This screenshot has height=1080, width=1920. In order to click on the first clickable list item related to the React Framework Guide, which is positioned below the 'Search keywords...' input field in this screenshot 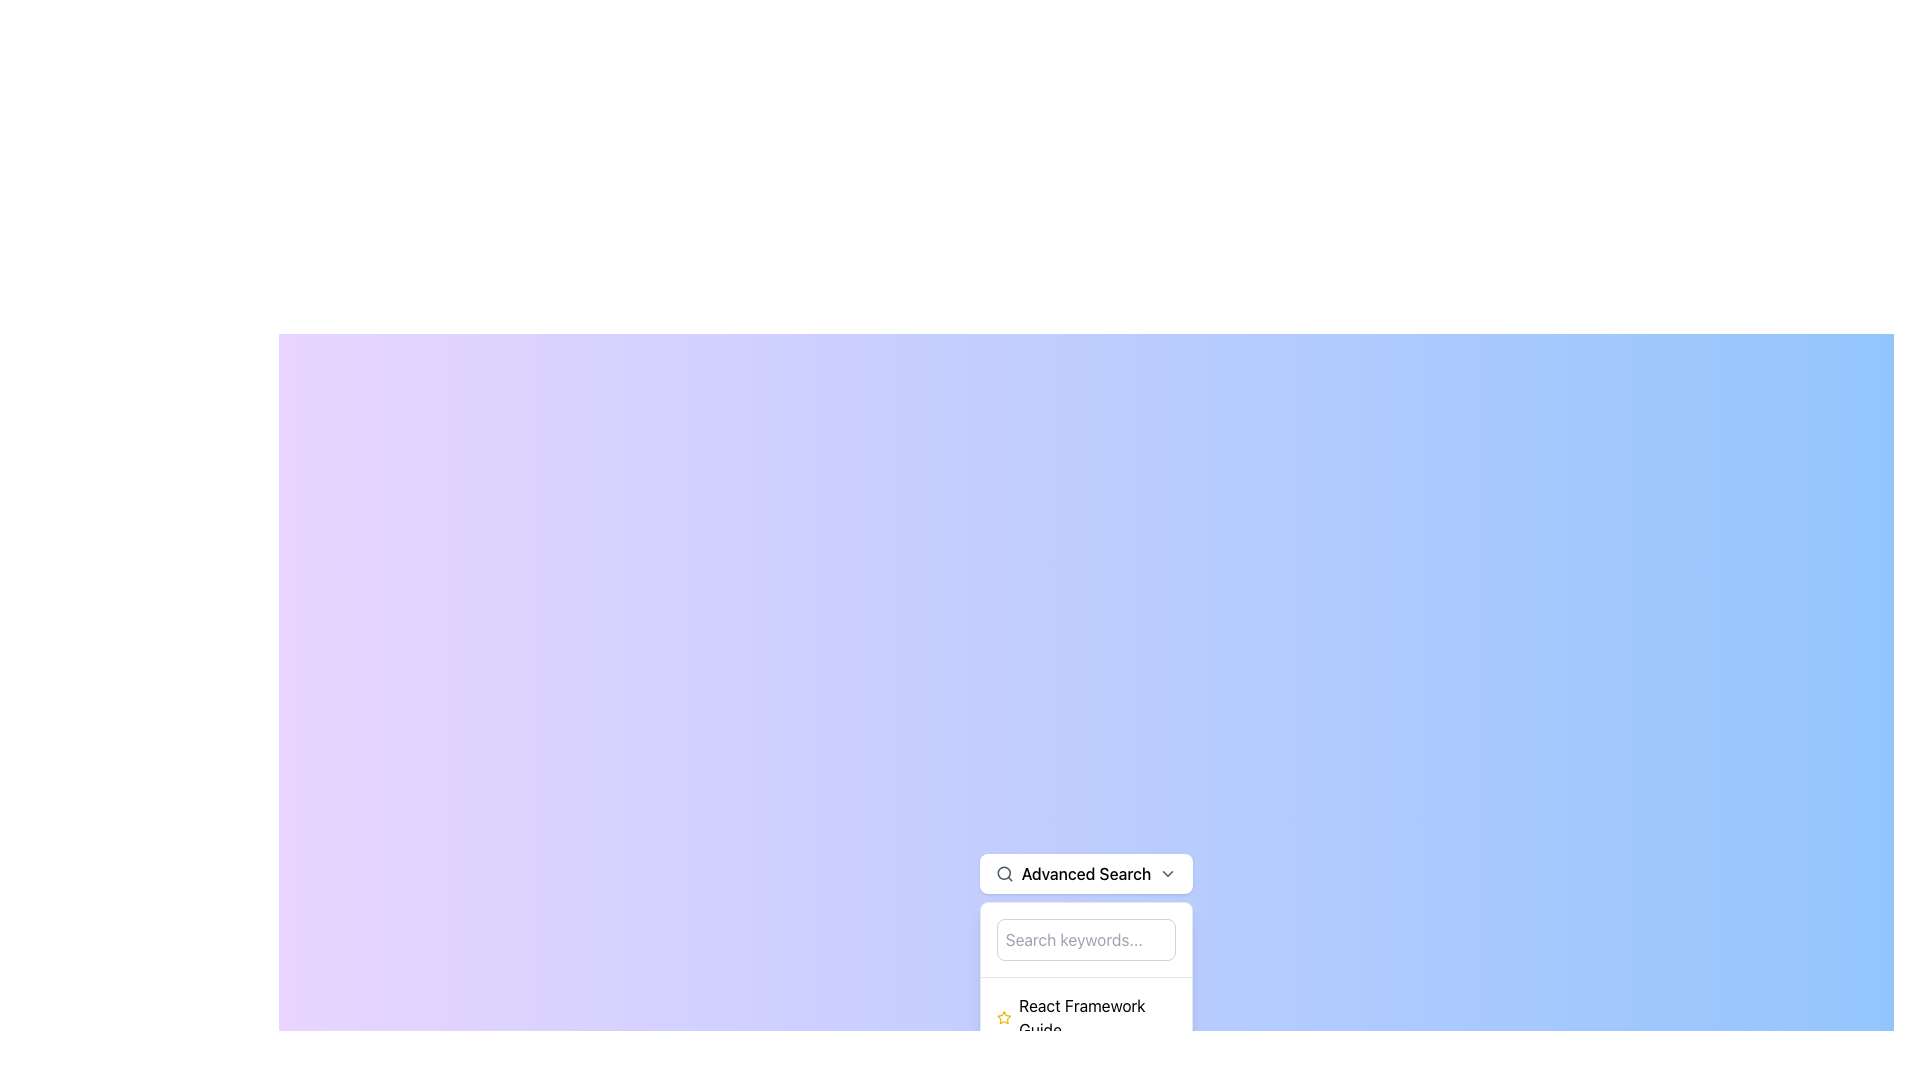, I will do `click(1085, 1018)`.